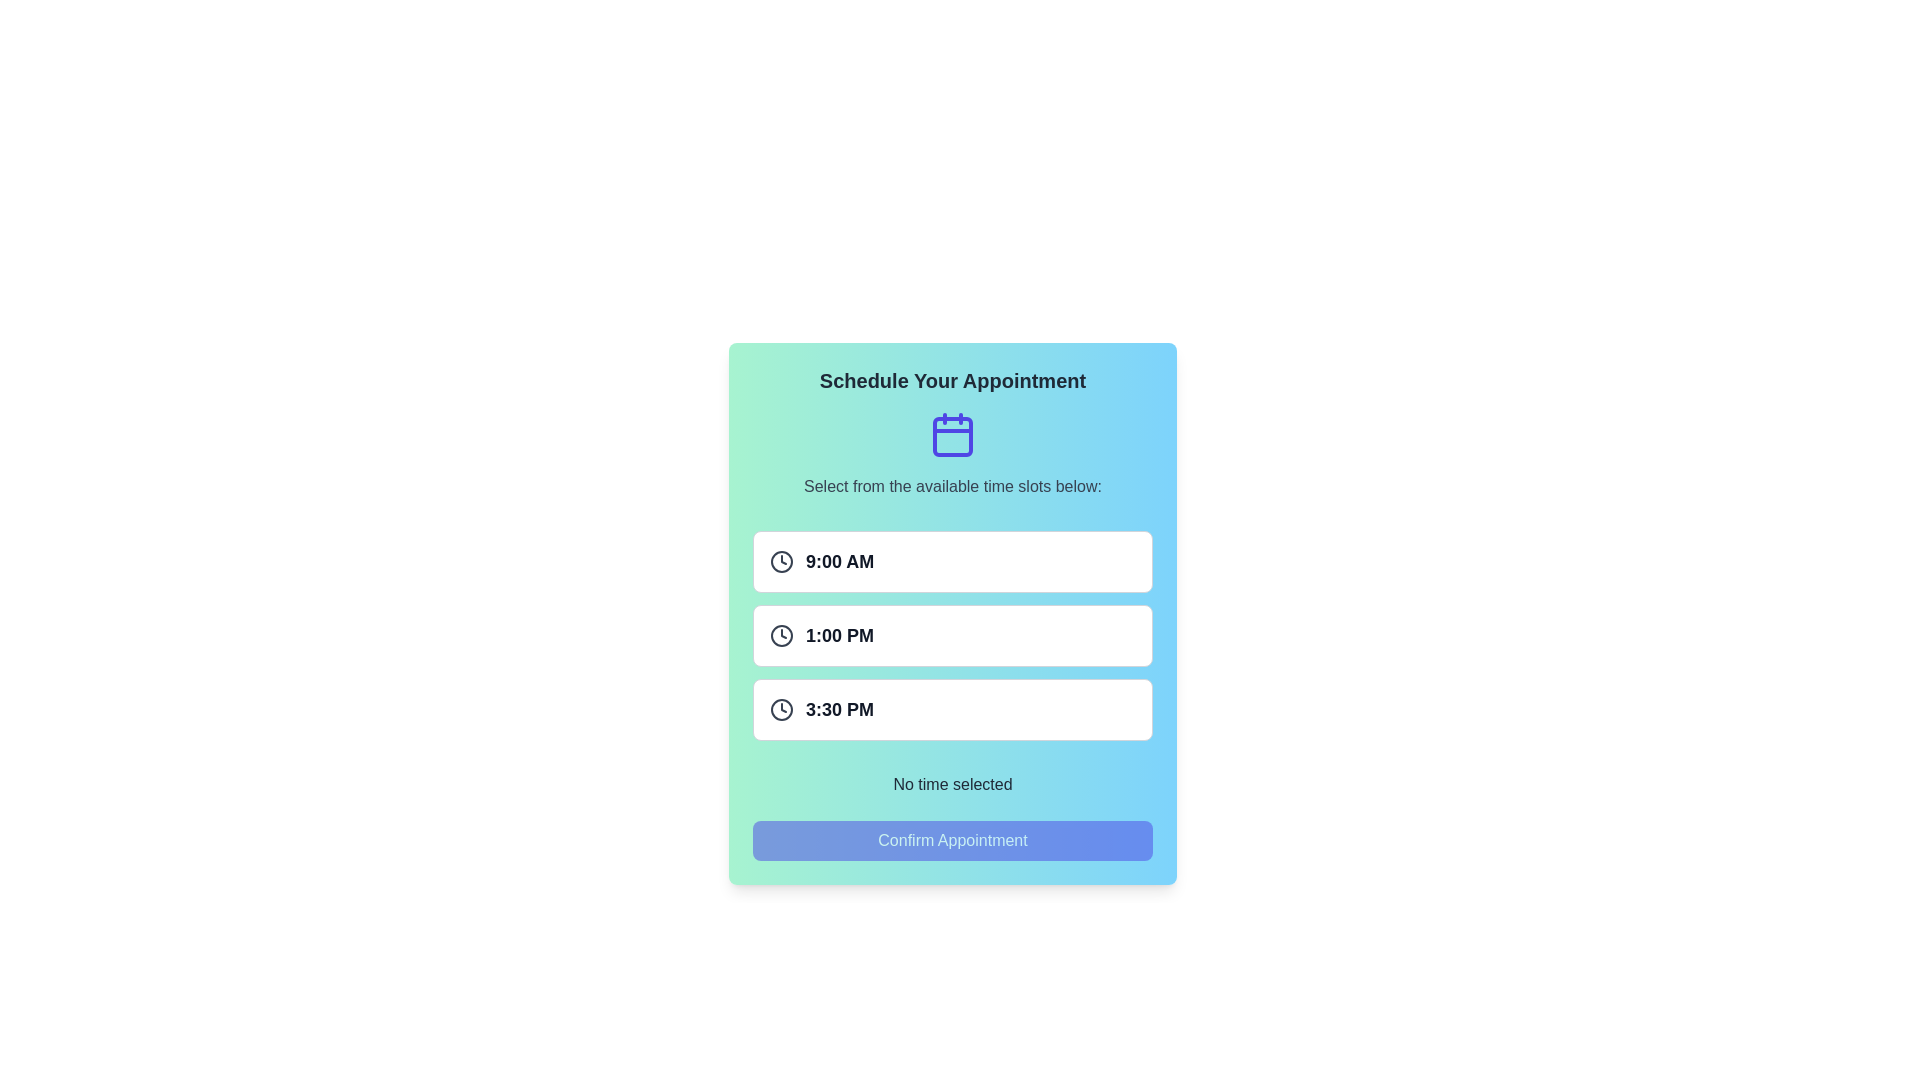 The image size is (1920, 1080). What do you see at coordinates (840, 636) in the screenshot?
I see `the text label displaying '1:00 PM', which is styled in bold and dark gray, located on the second line of the time slot list` at bounding box center [840, 636].